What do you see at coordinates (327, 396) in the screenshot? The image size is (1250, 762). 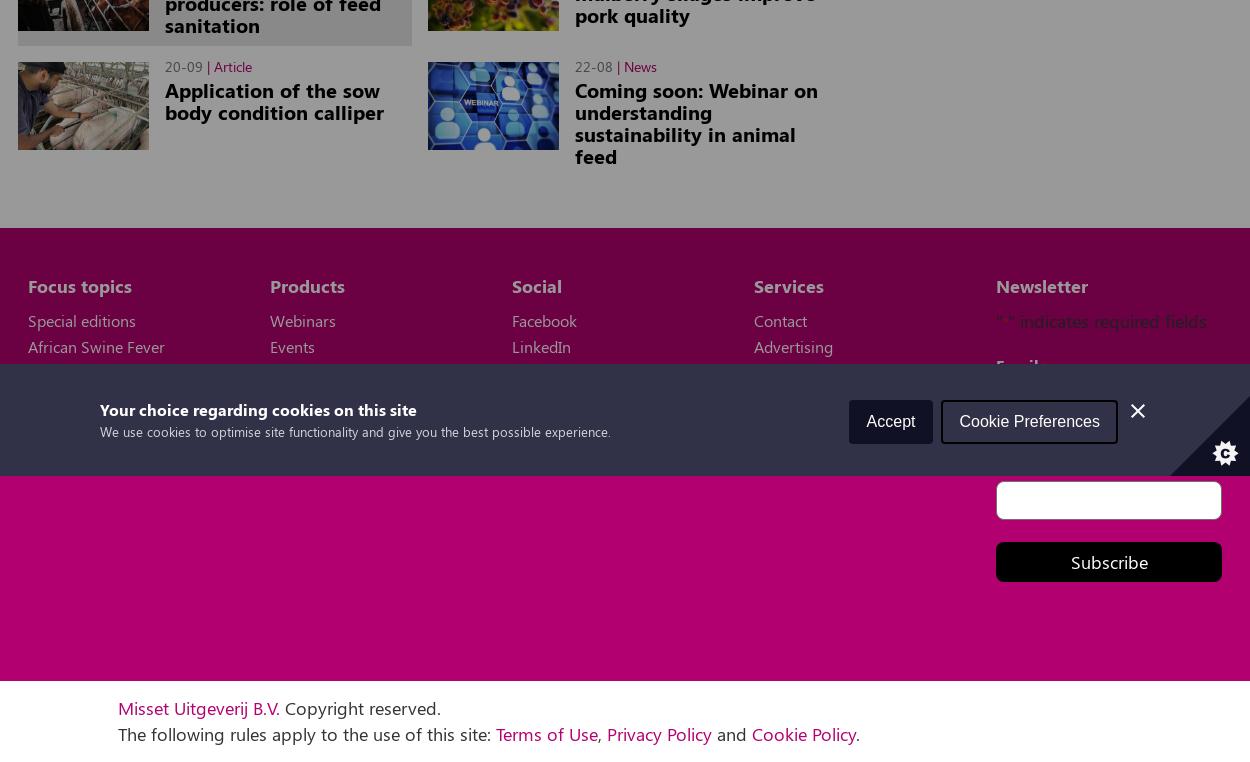 I see `'Digital magazine'` at bounding box center [327, 396].